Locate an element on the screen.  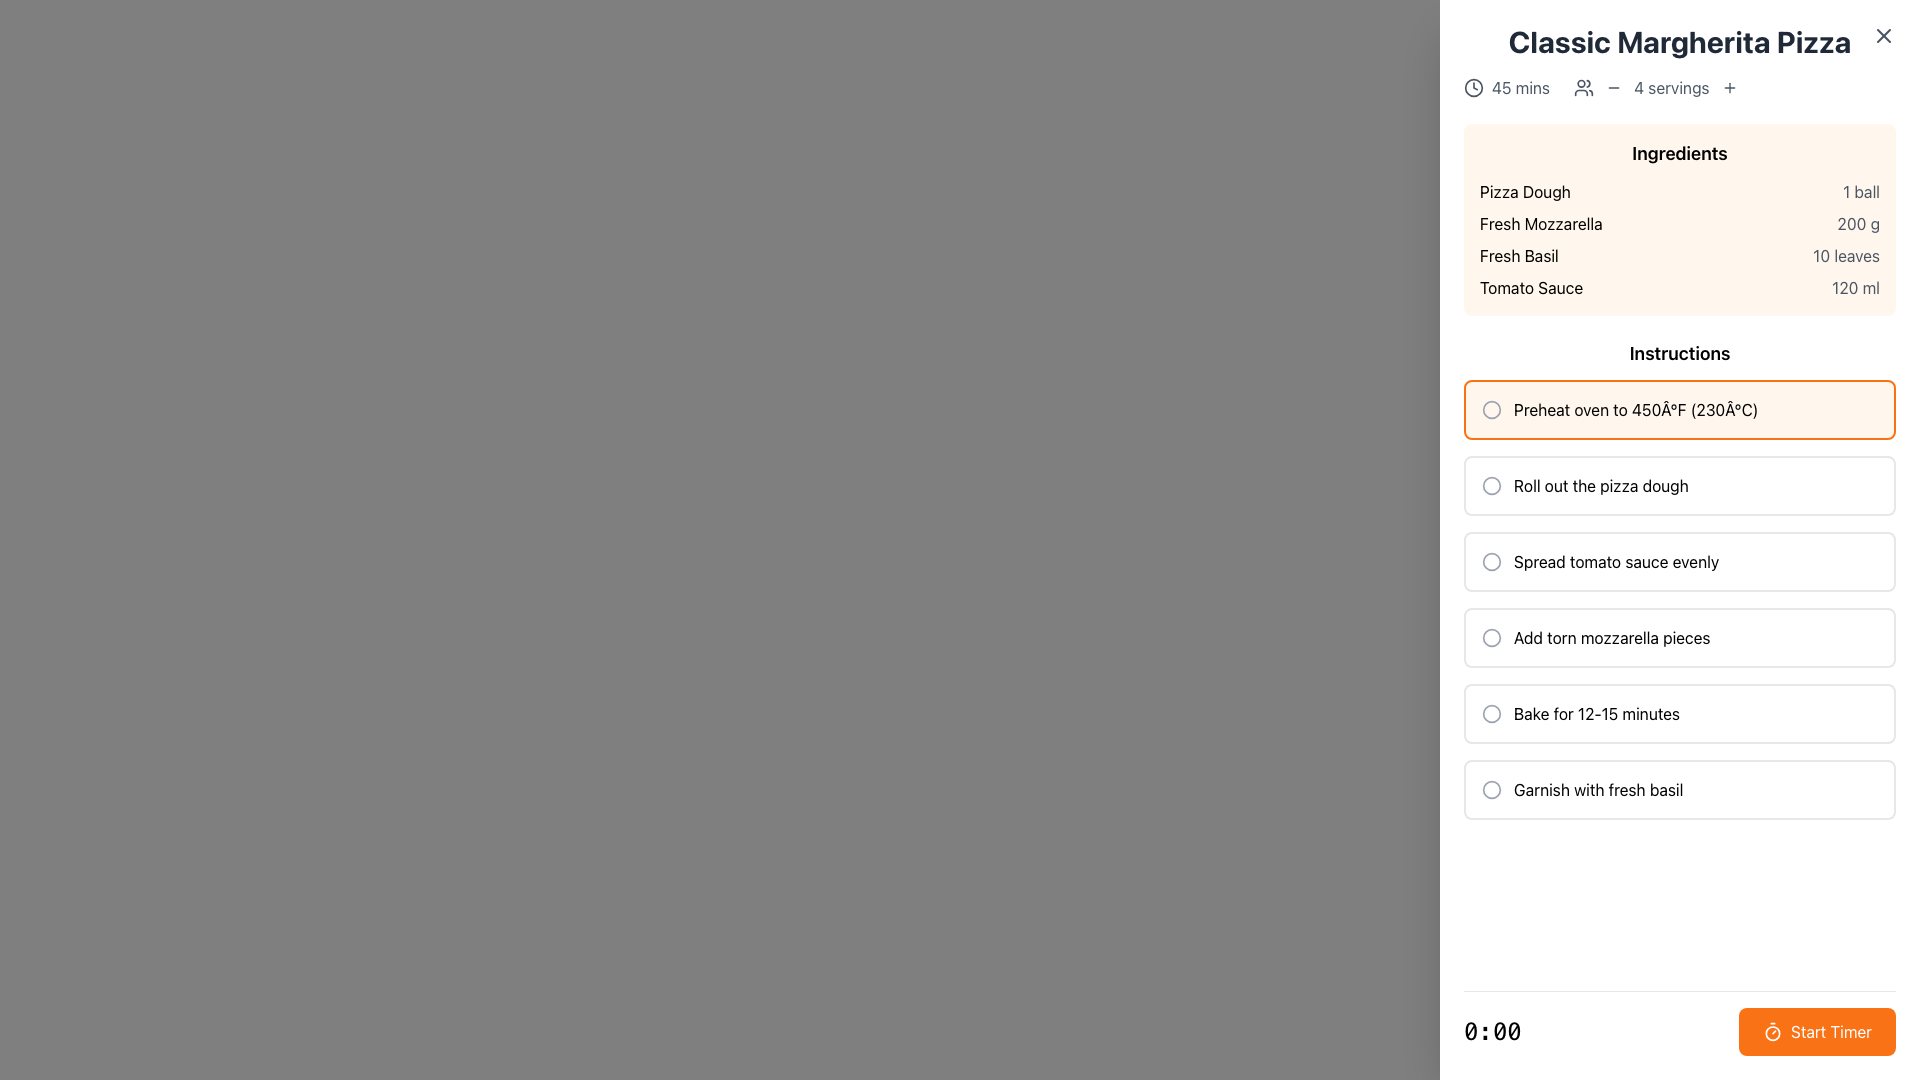
the icon that symbolizes multiple servings, located near the top center of the panel next to the text '4 servings' is located at coordinates (1583, 87).